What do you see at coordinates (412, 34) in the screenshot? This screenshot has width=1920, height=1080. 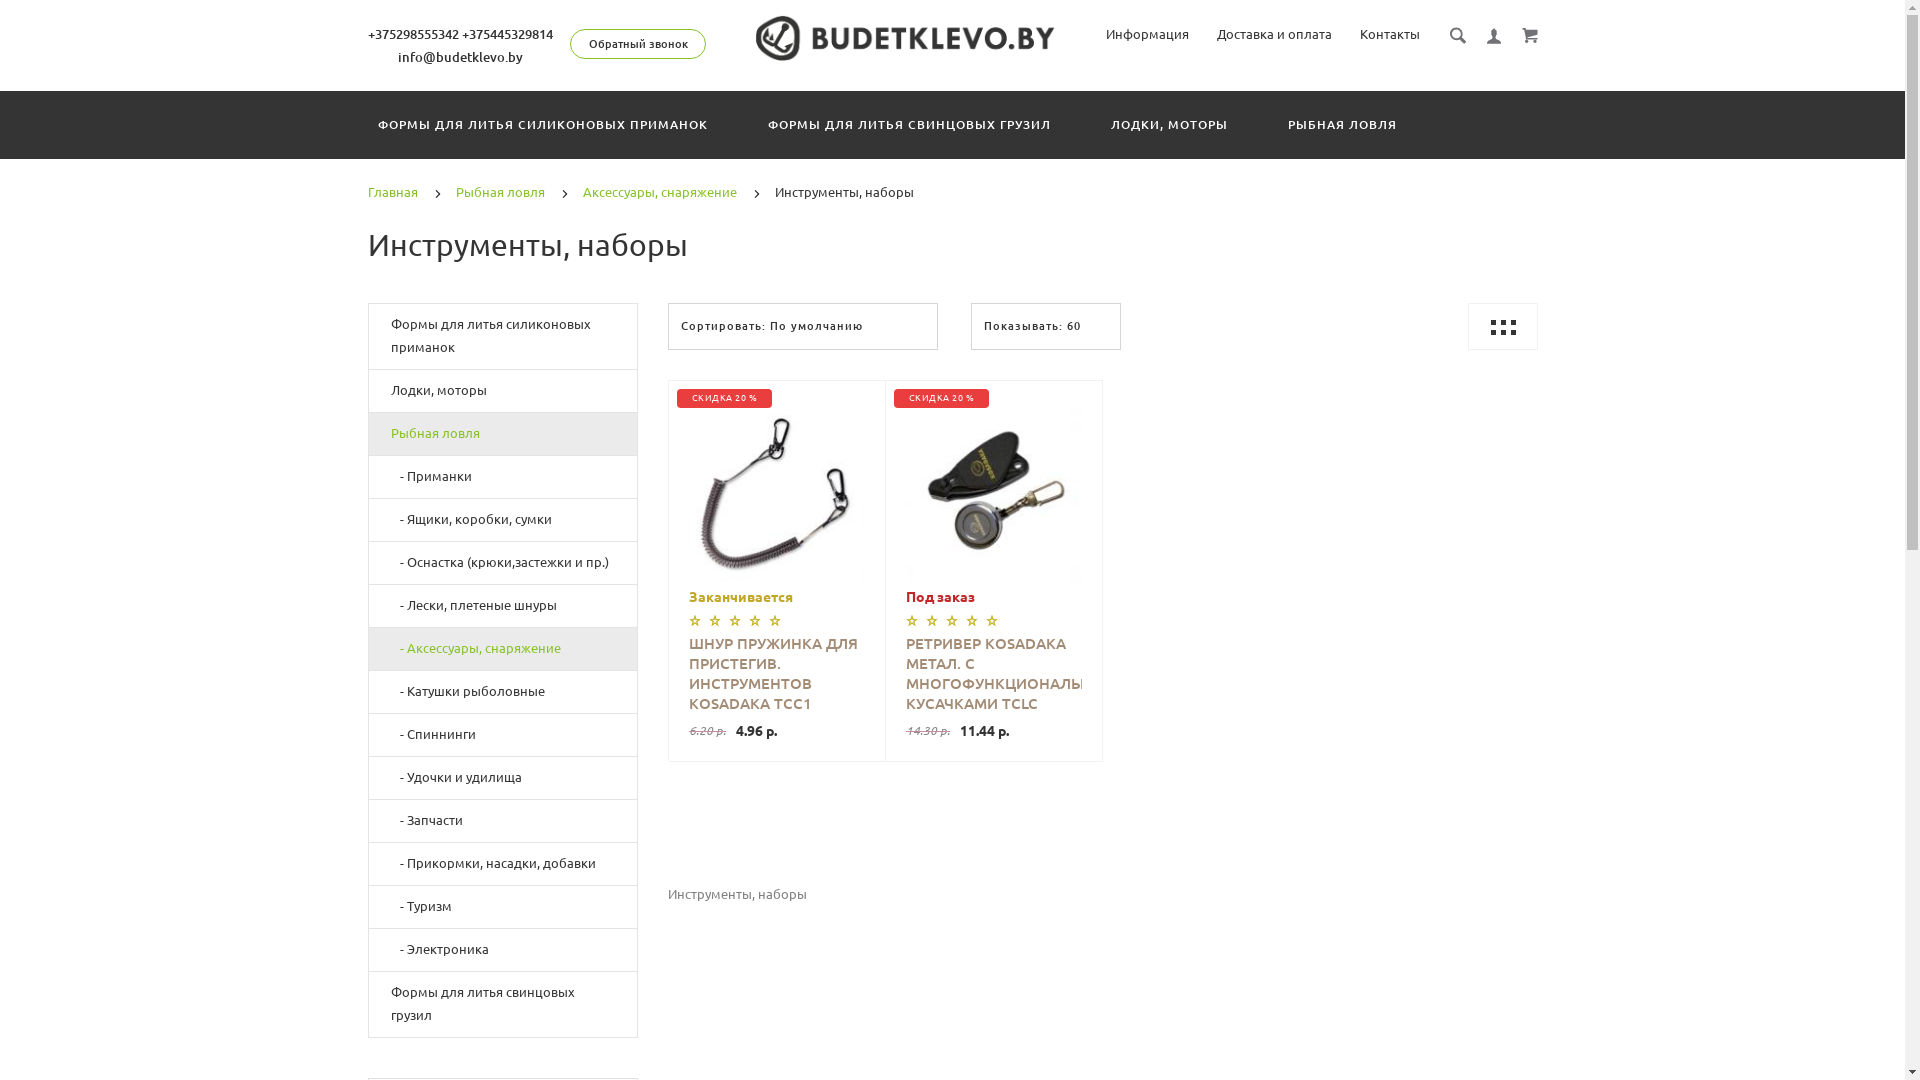 I see `'+375298555342'` at bounding box center [412, 34].